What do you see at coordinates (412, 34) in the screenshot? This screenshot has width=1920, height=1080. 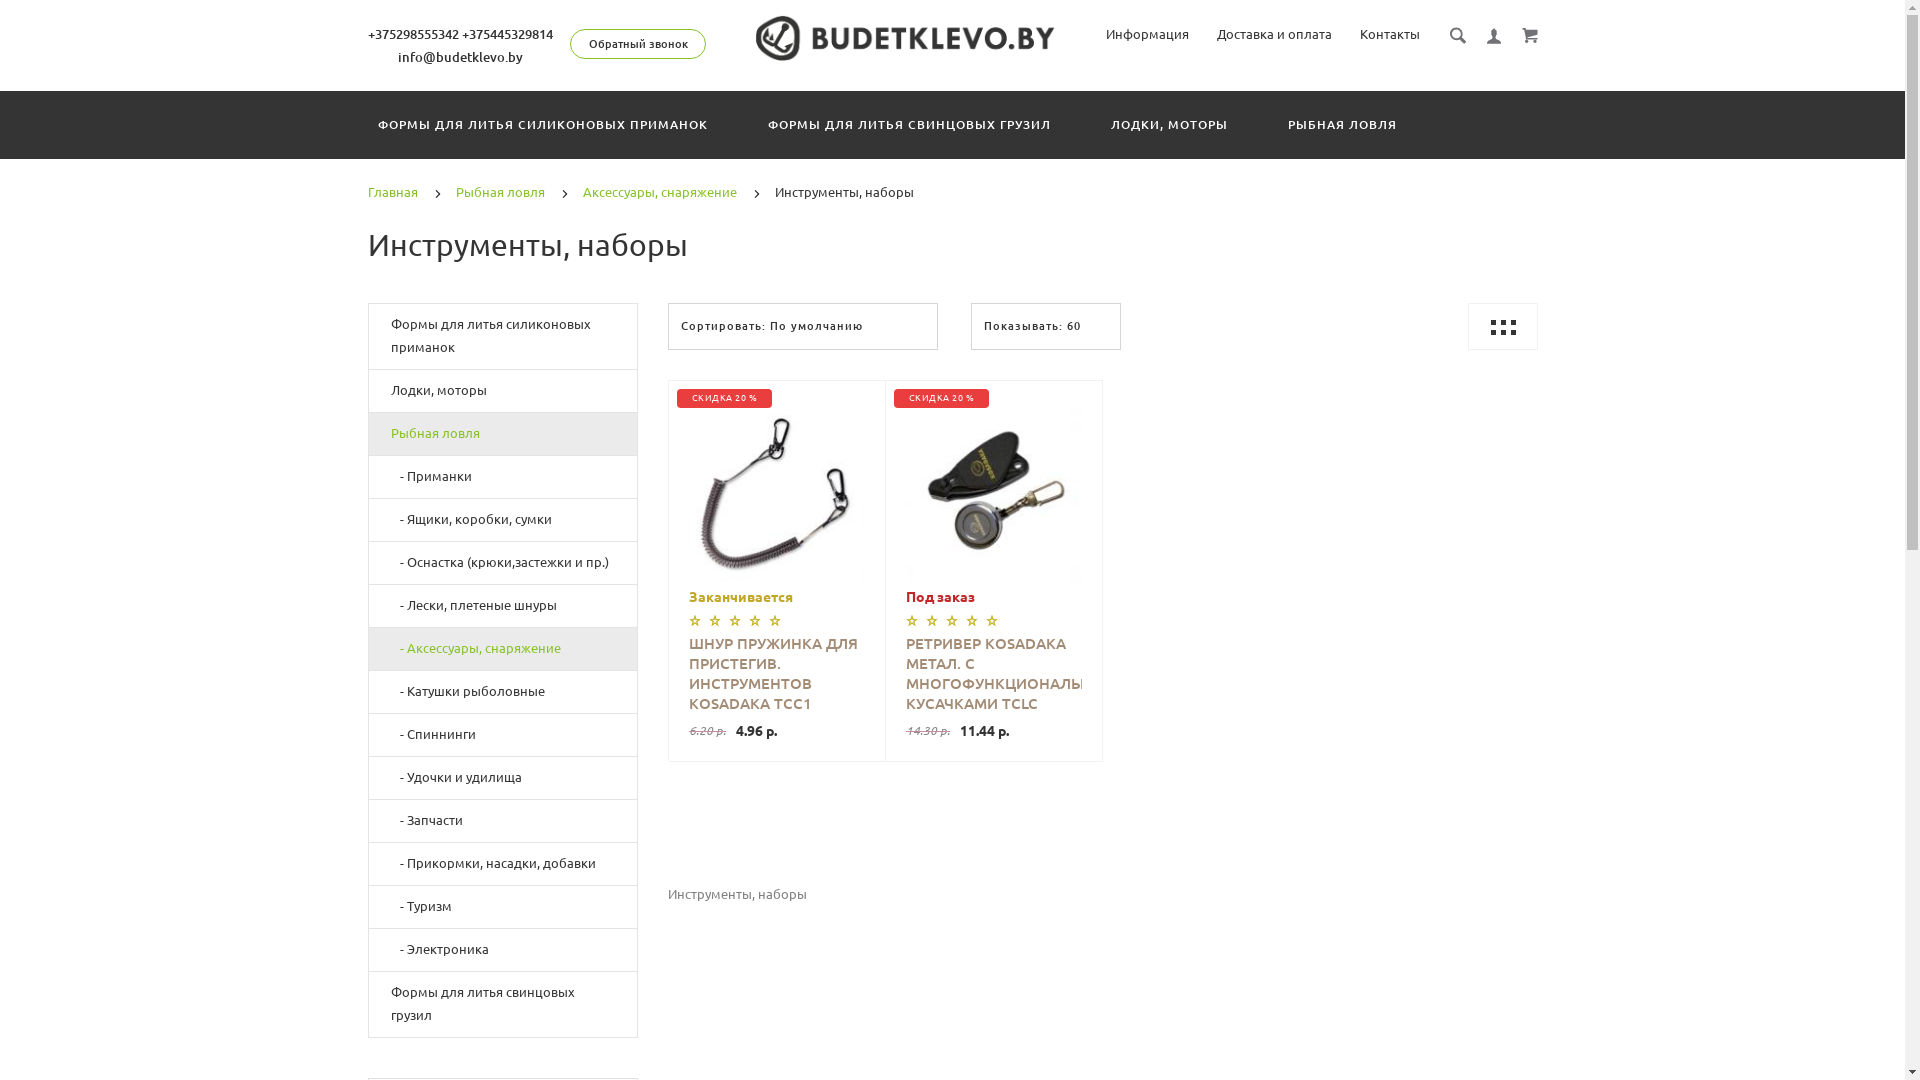 I see `'+375298555342'` at bounding box center [412, 34].